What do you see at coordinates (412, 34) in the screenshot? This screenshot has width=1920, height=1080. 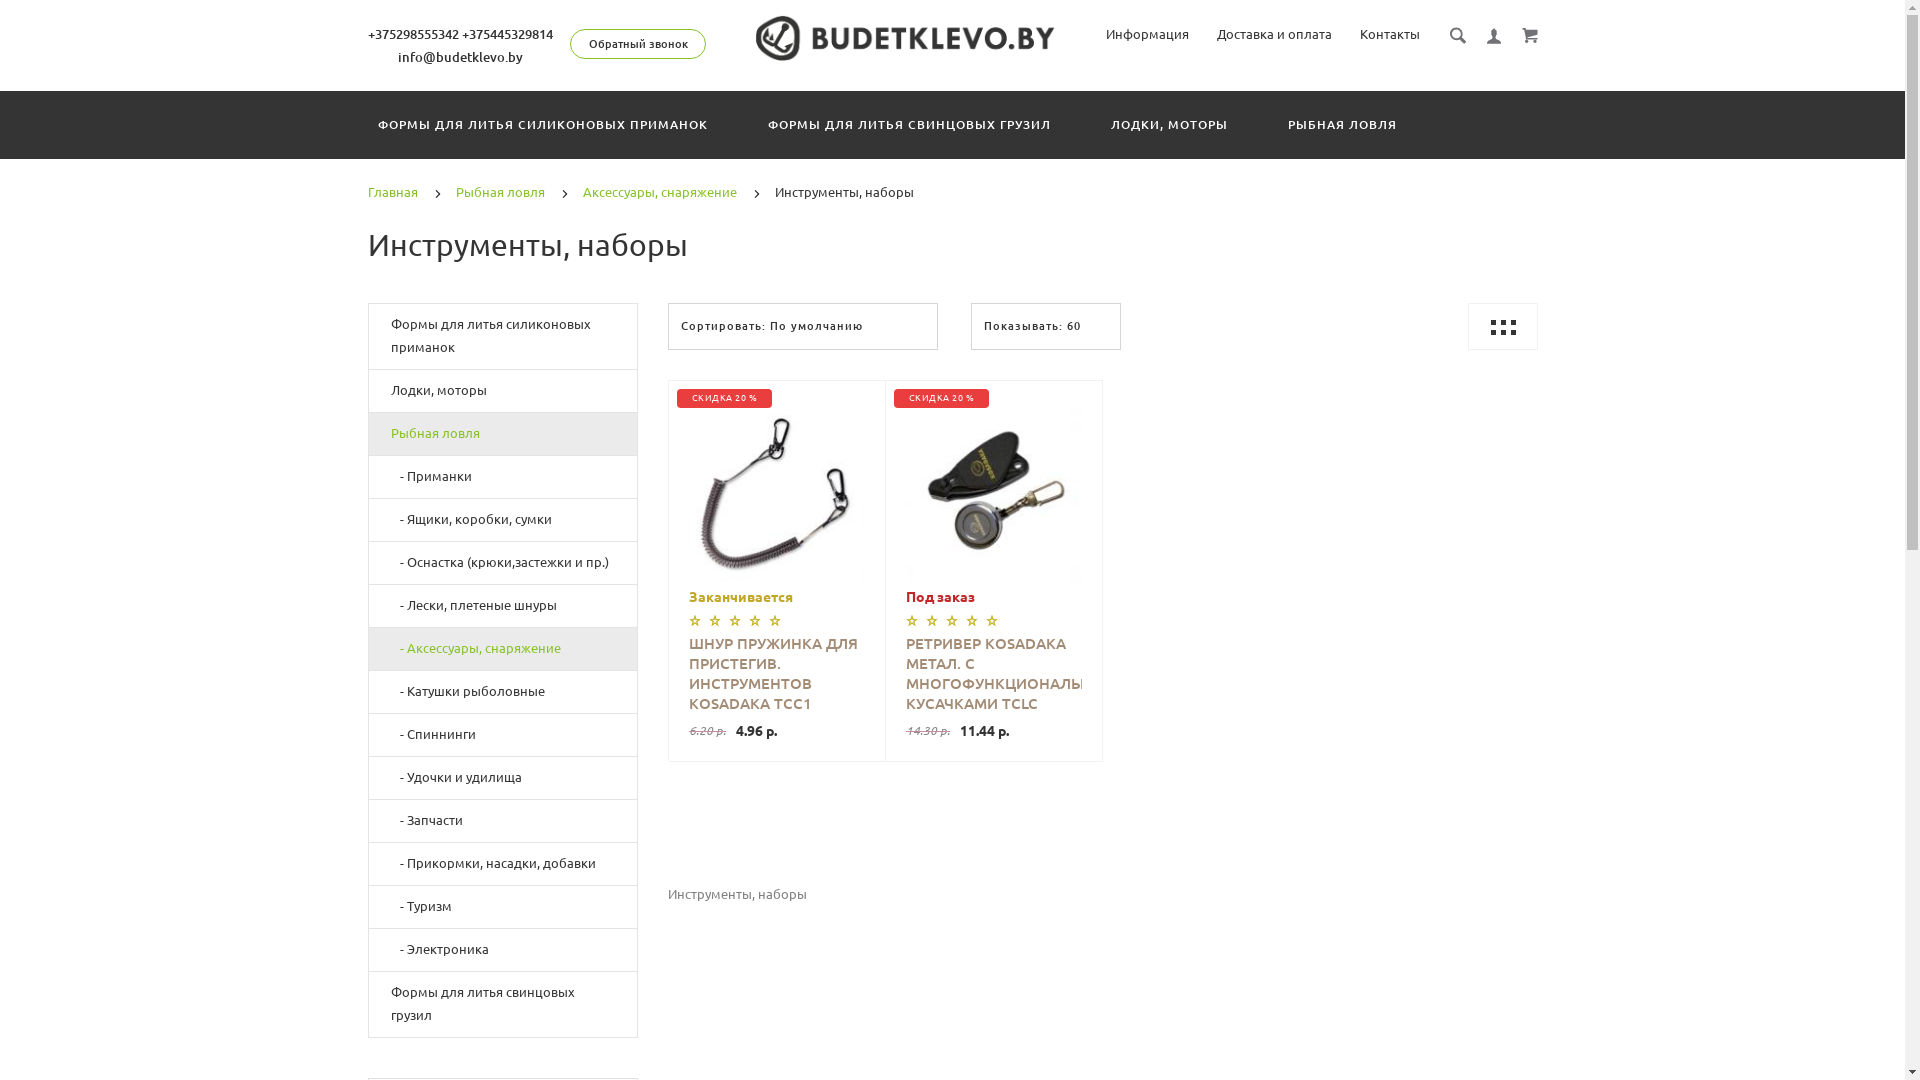 I see `'+375298555342'` at bounding box center [412, 34].